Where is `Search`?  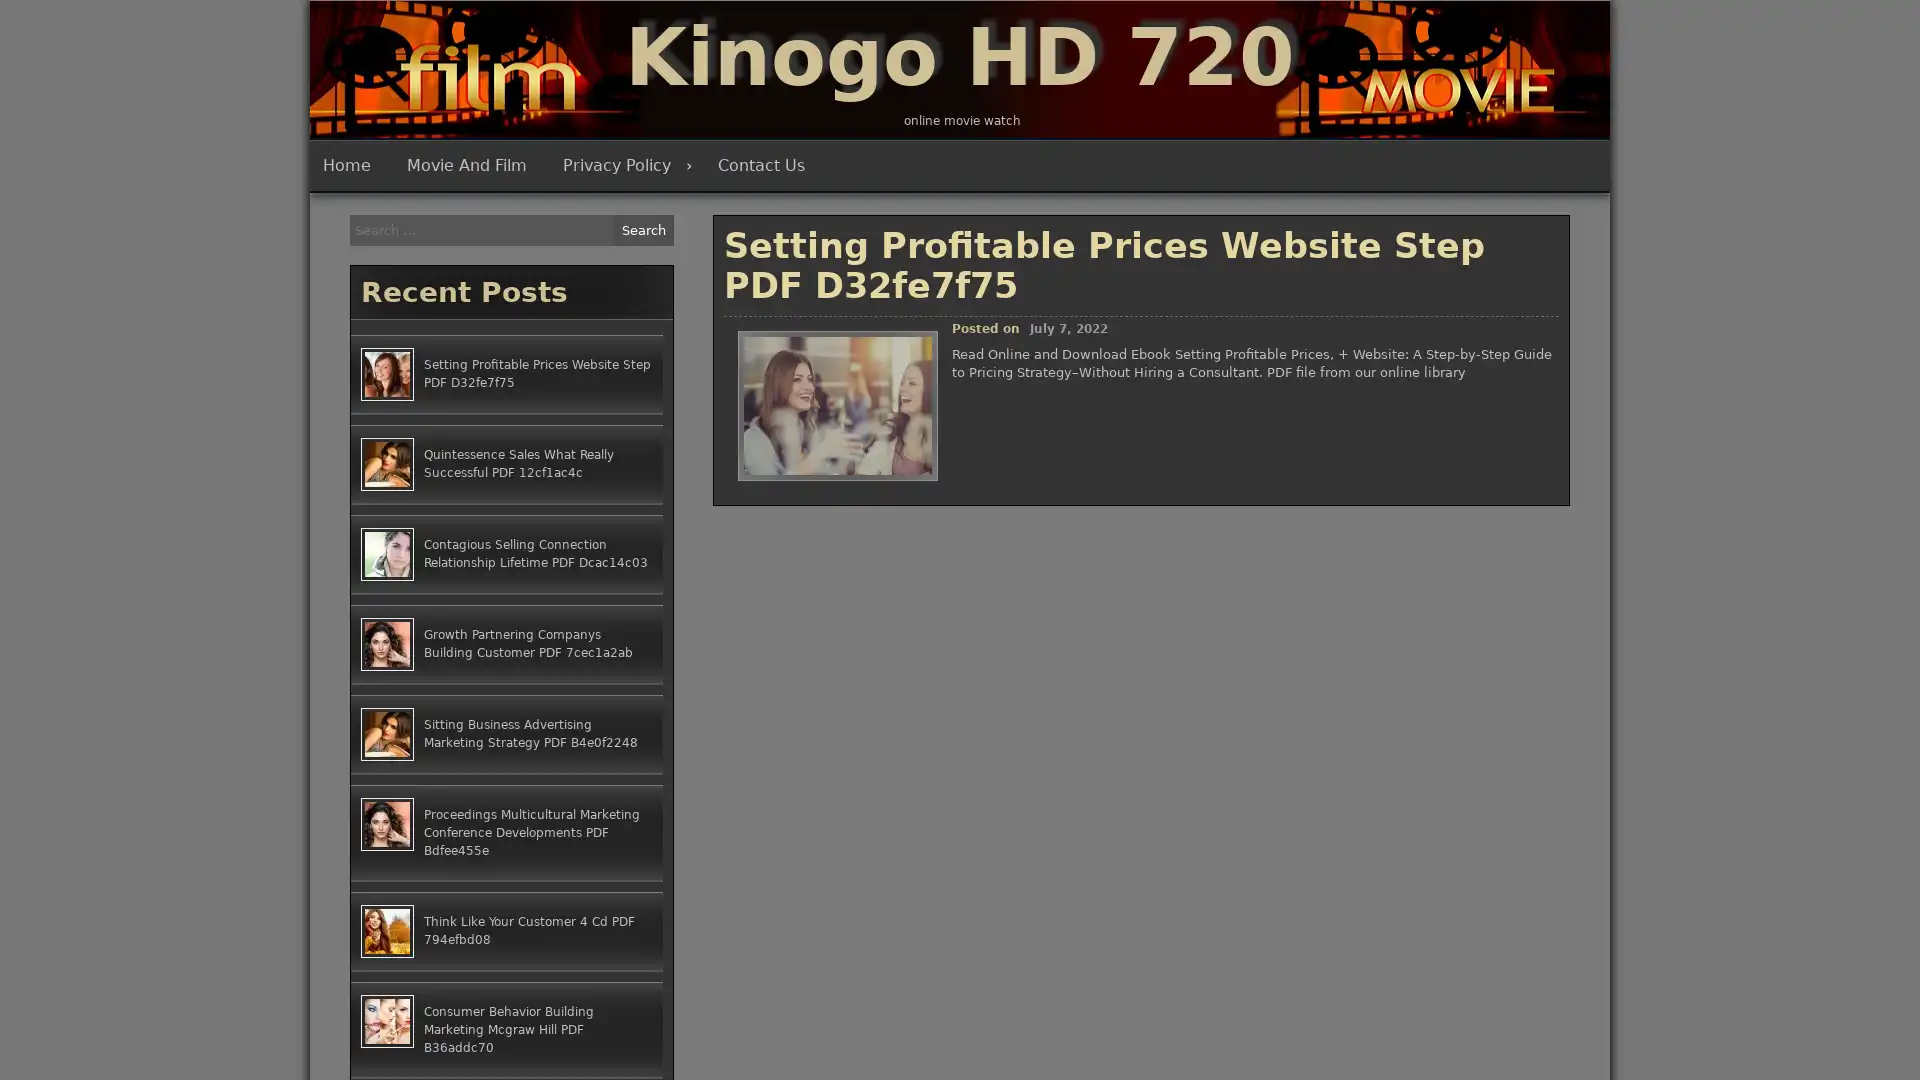 Search is located at coordinates (643, 229).